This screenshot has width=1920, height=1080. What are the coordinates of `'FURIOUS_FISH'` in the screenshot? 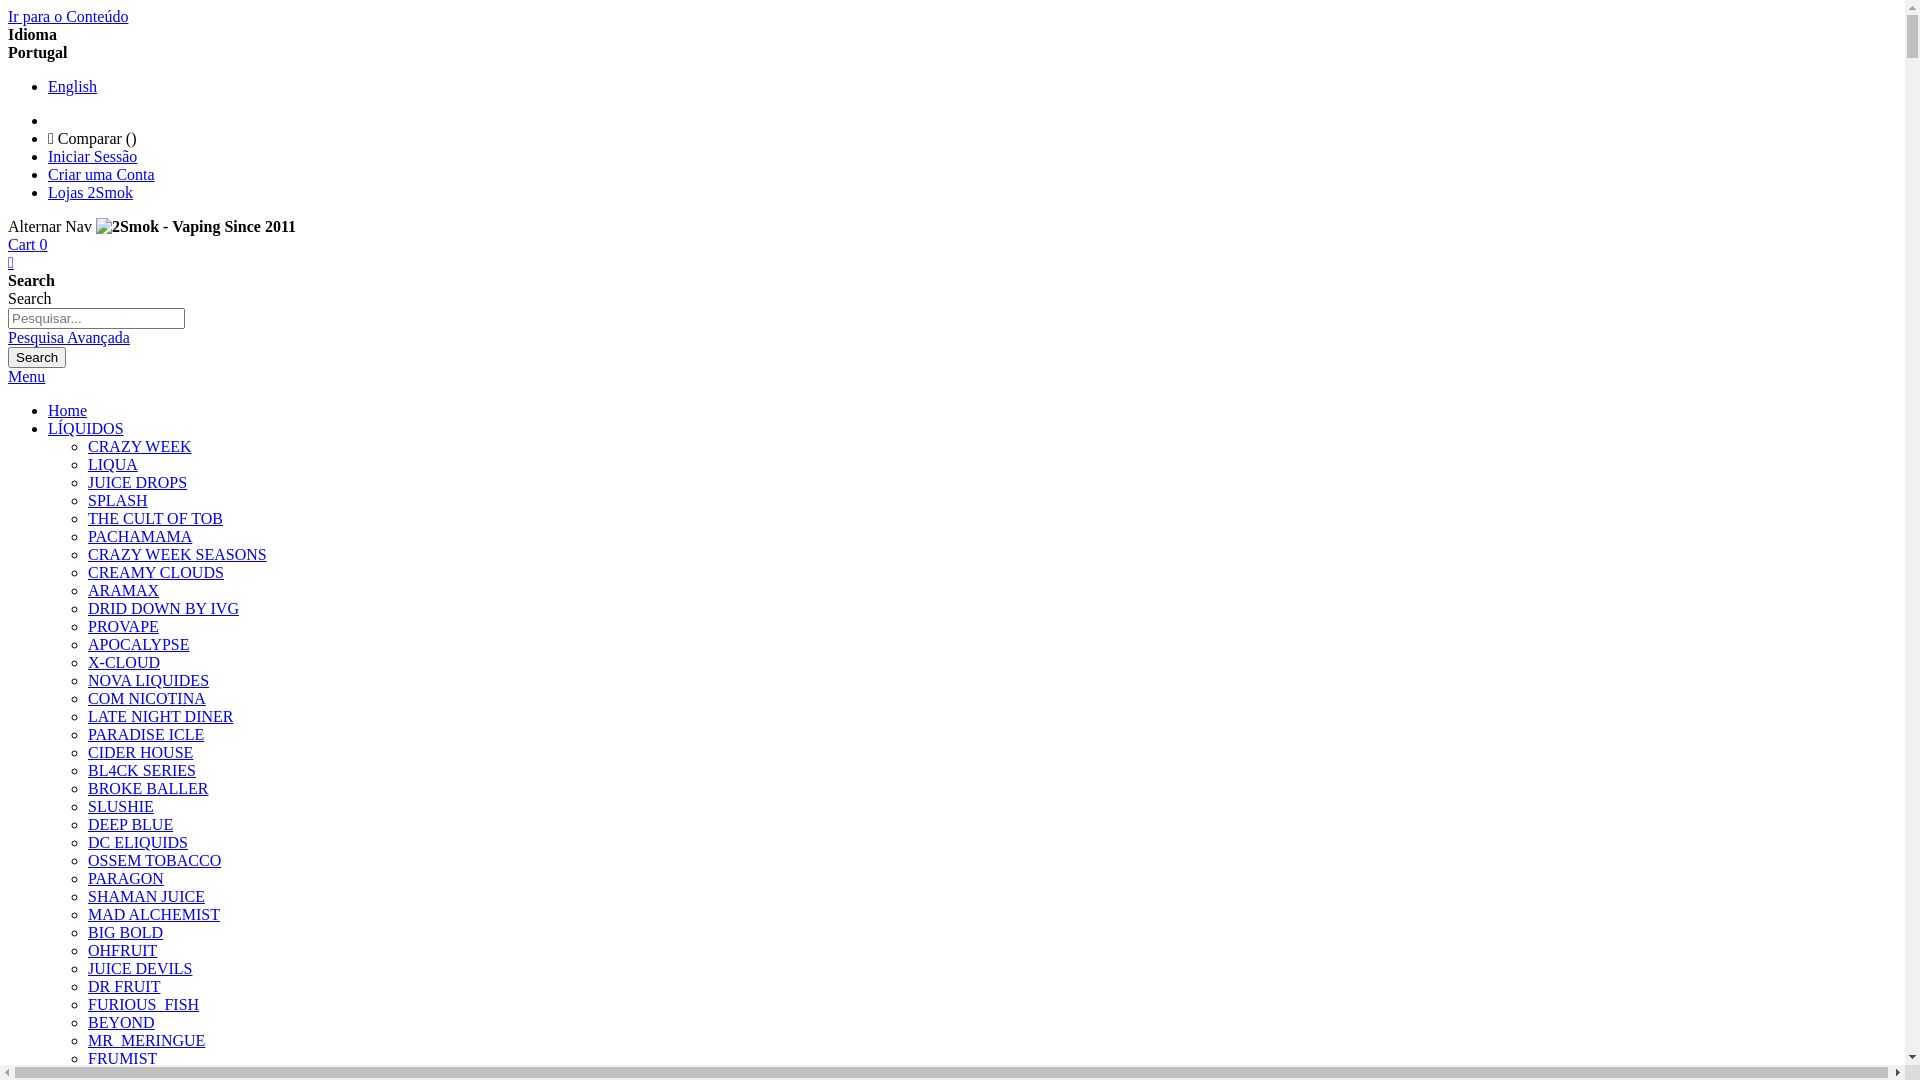 It's located at (142, 1004).